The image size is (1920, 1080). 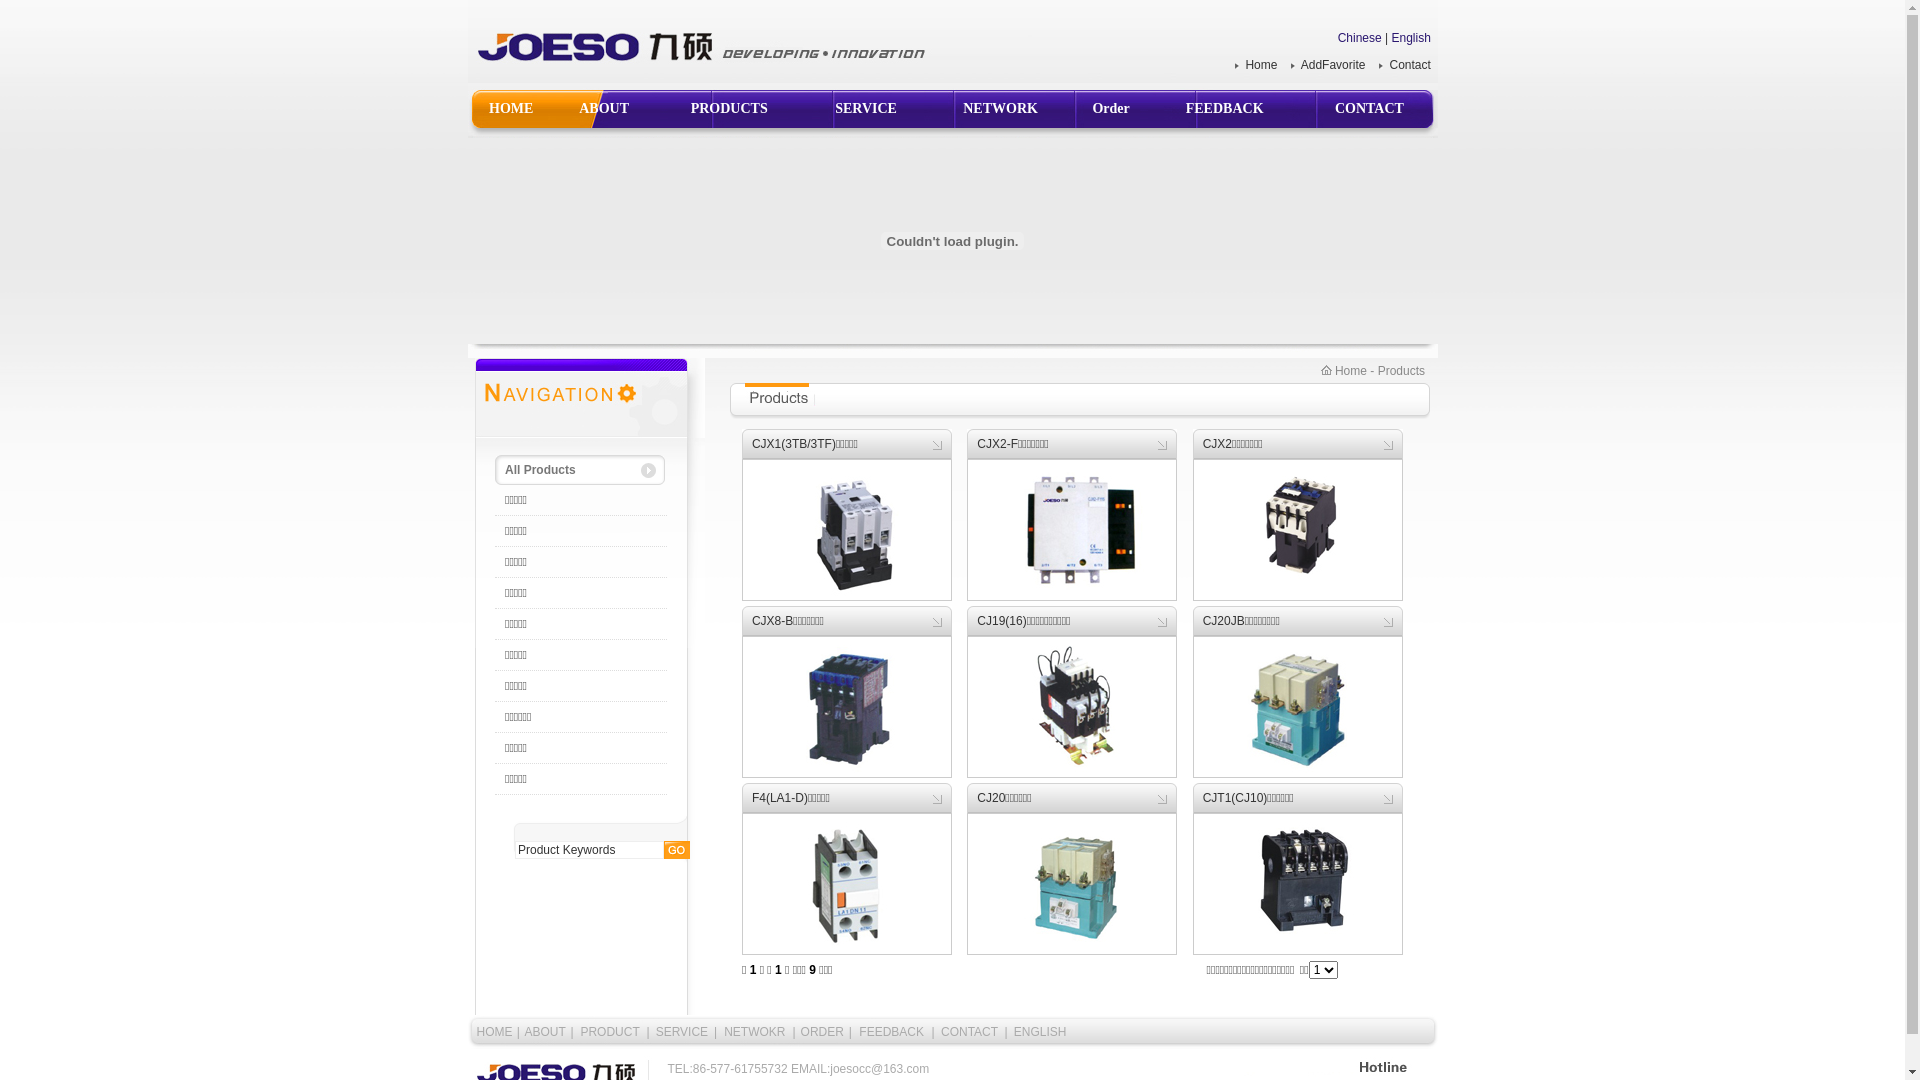 I want to click on 'English', so click(x=1409, y=38).